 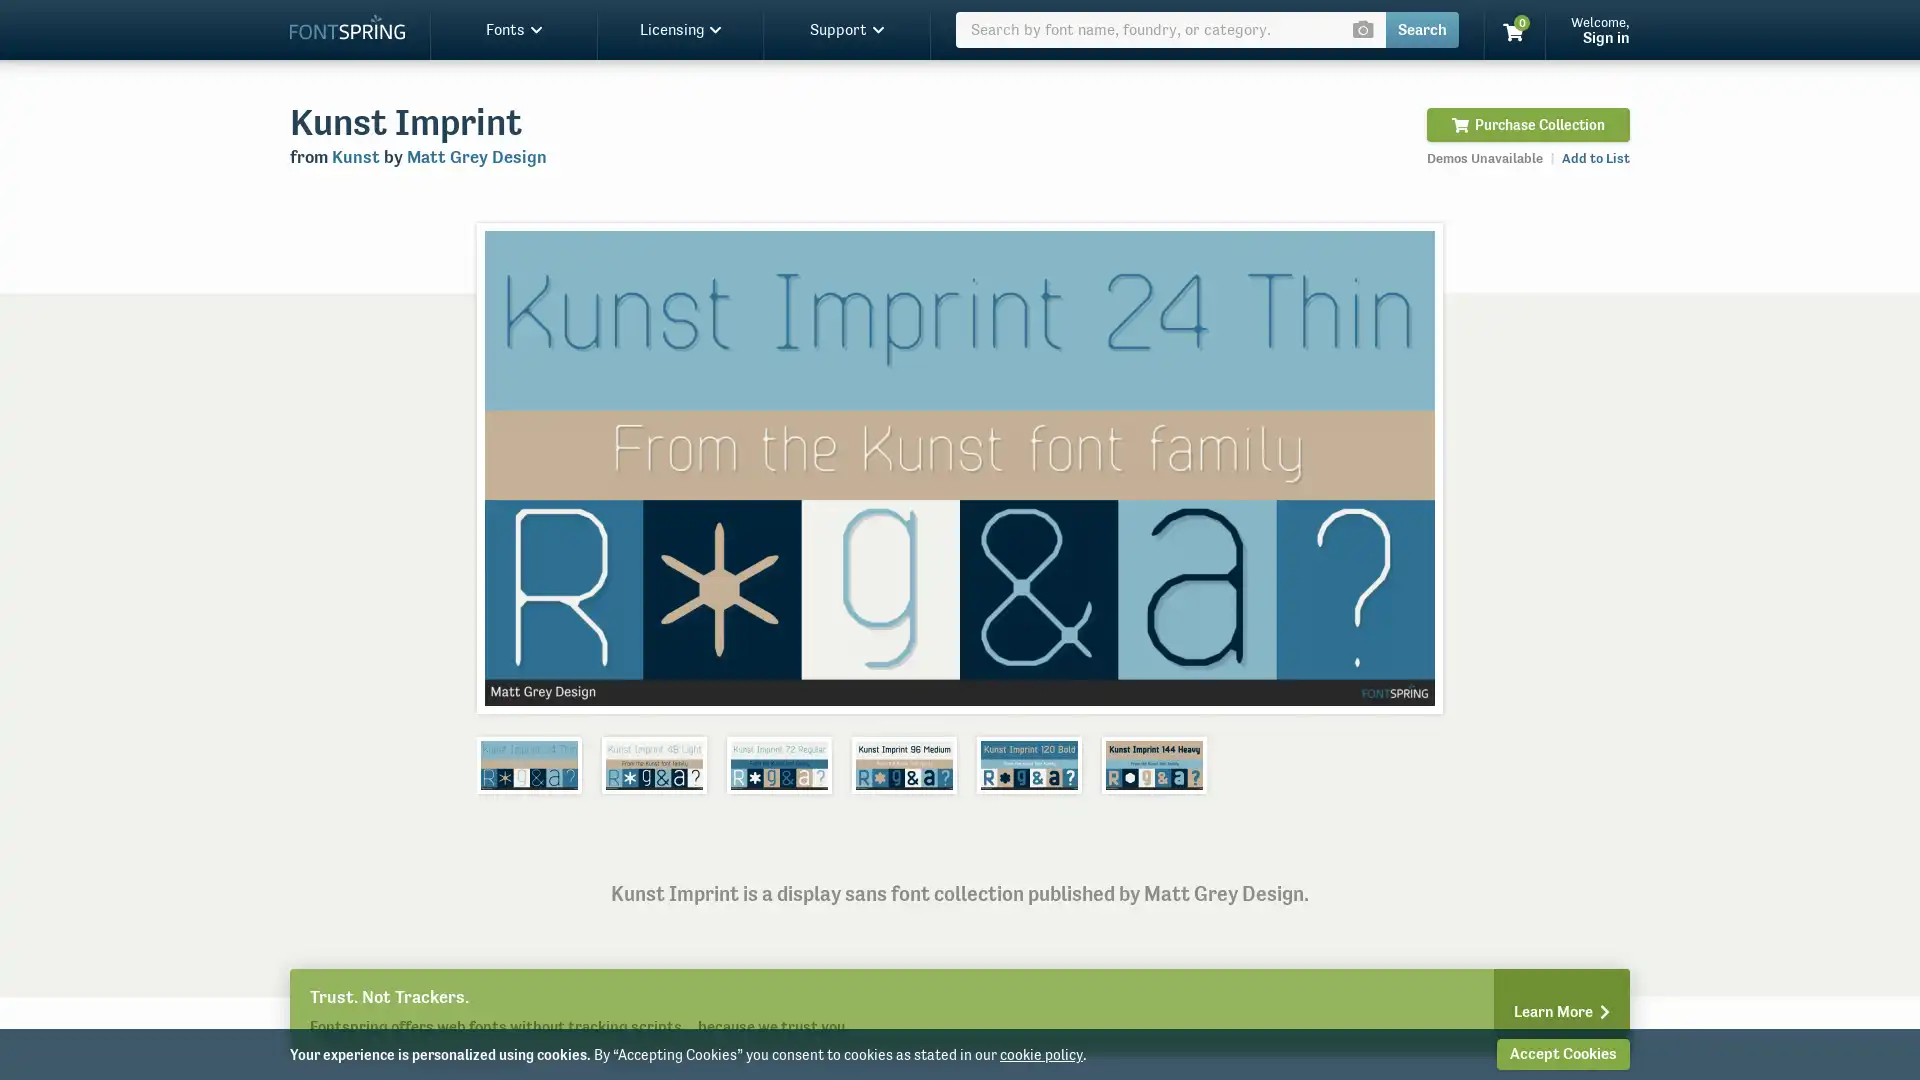 What do you see at coordinates (1527, 124) in the screenshot?
I see `Purchase Collection` at bounding box center [1527, 124].